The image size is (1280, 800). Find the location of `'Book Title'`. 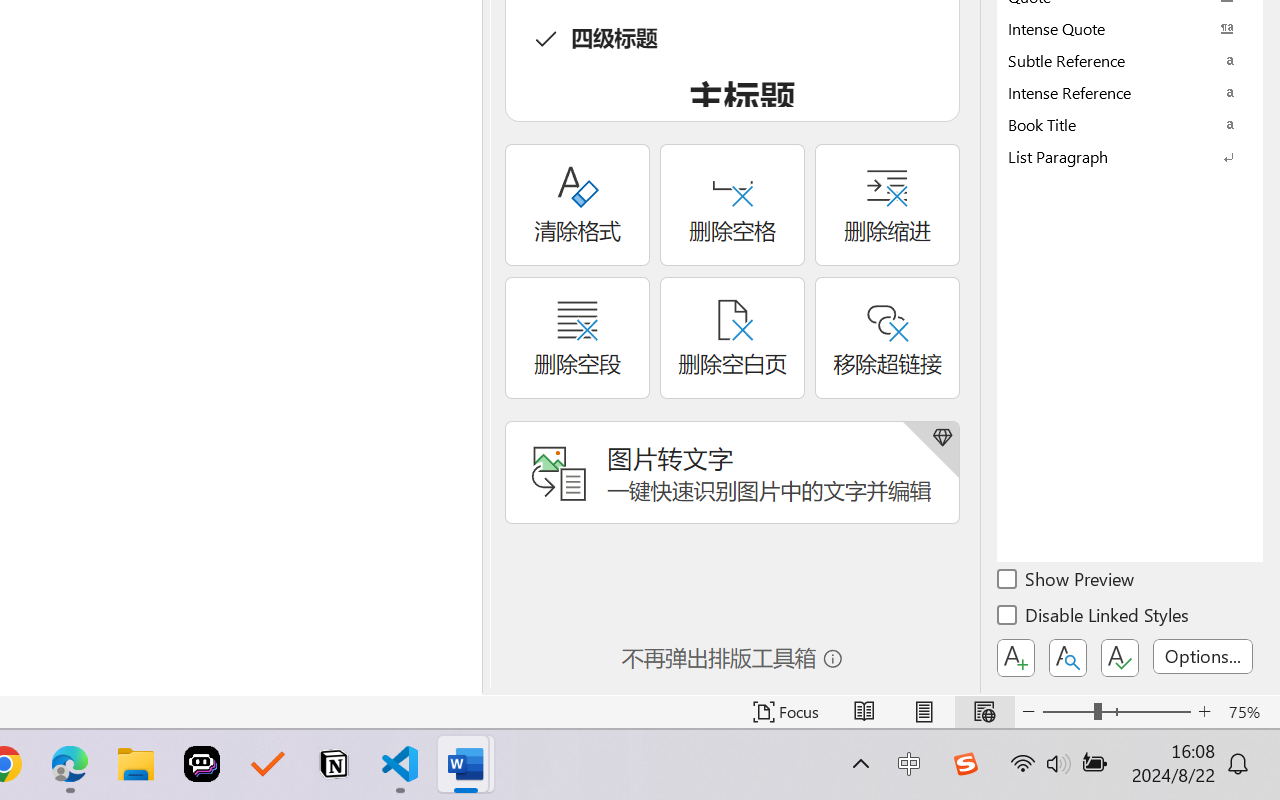

'Book Title' is located at coordinates (1130, 123).